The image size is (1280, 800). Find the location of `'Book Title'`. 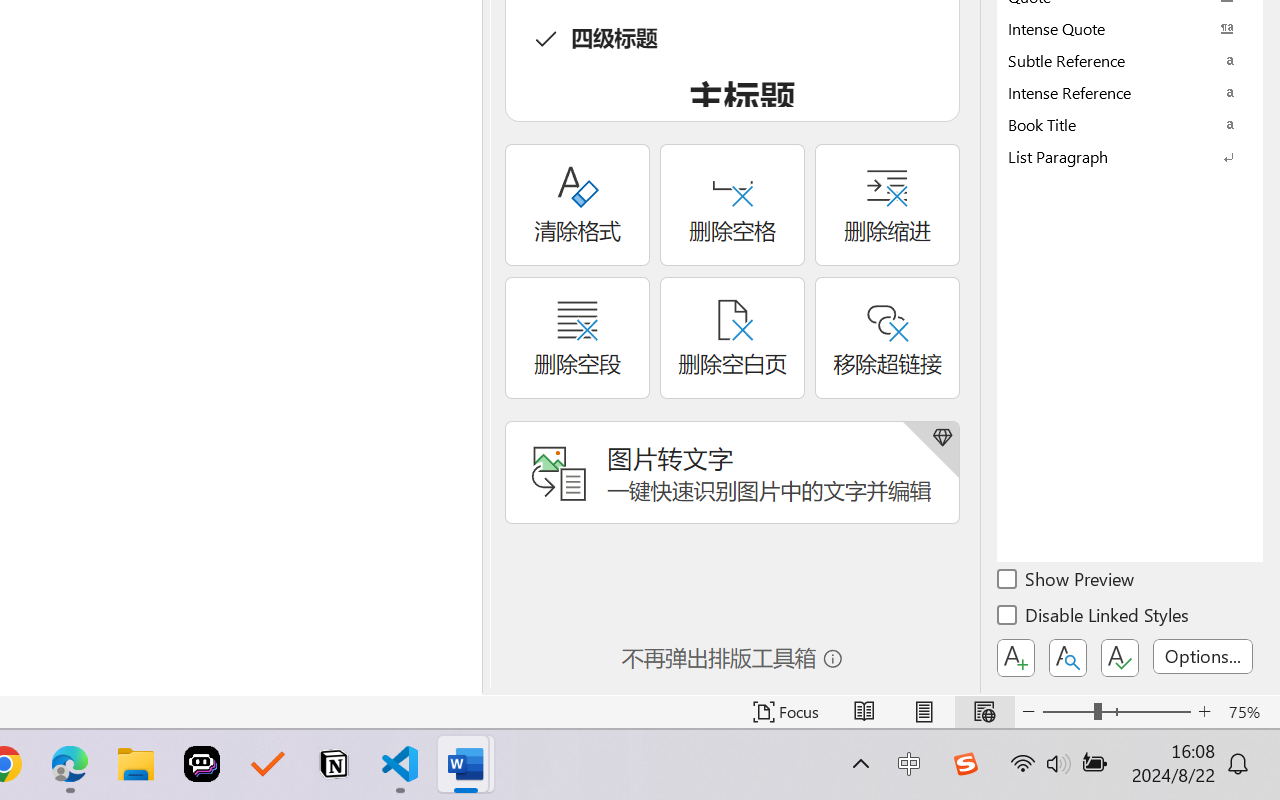

'Book Title' is located at coordinates (1130, 123).